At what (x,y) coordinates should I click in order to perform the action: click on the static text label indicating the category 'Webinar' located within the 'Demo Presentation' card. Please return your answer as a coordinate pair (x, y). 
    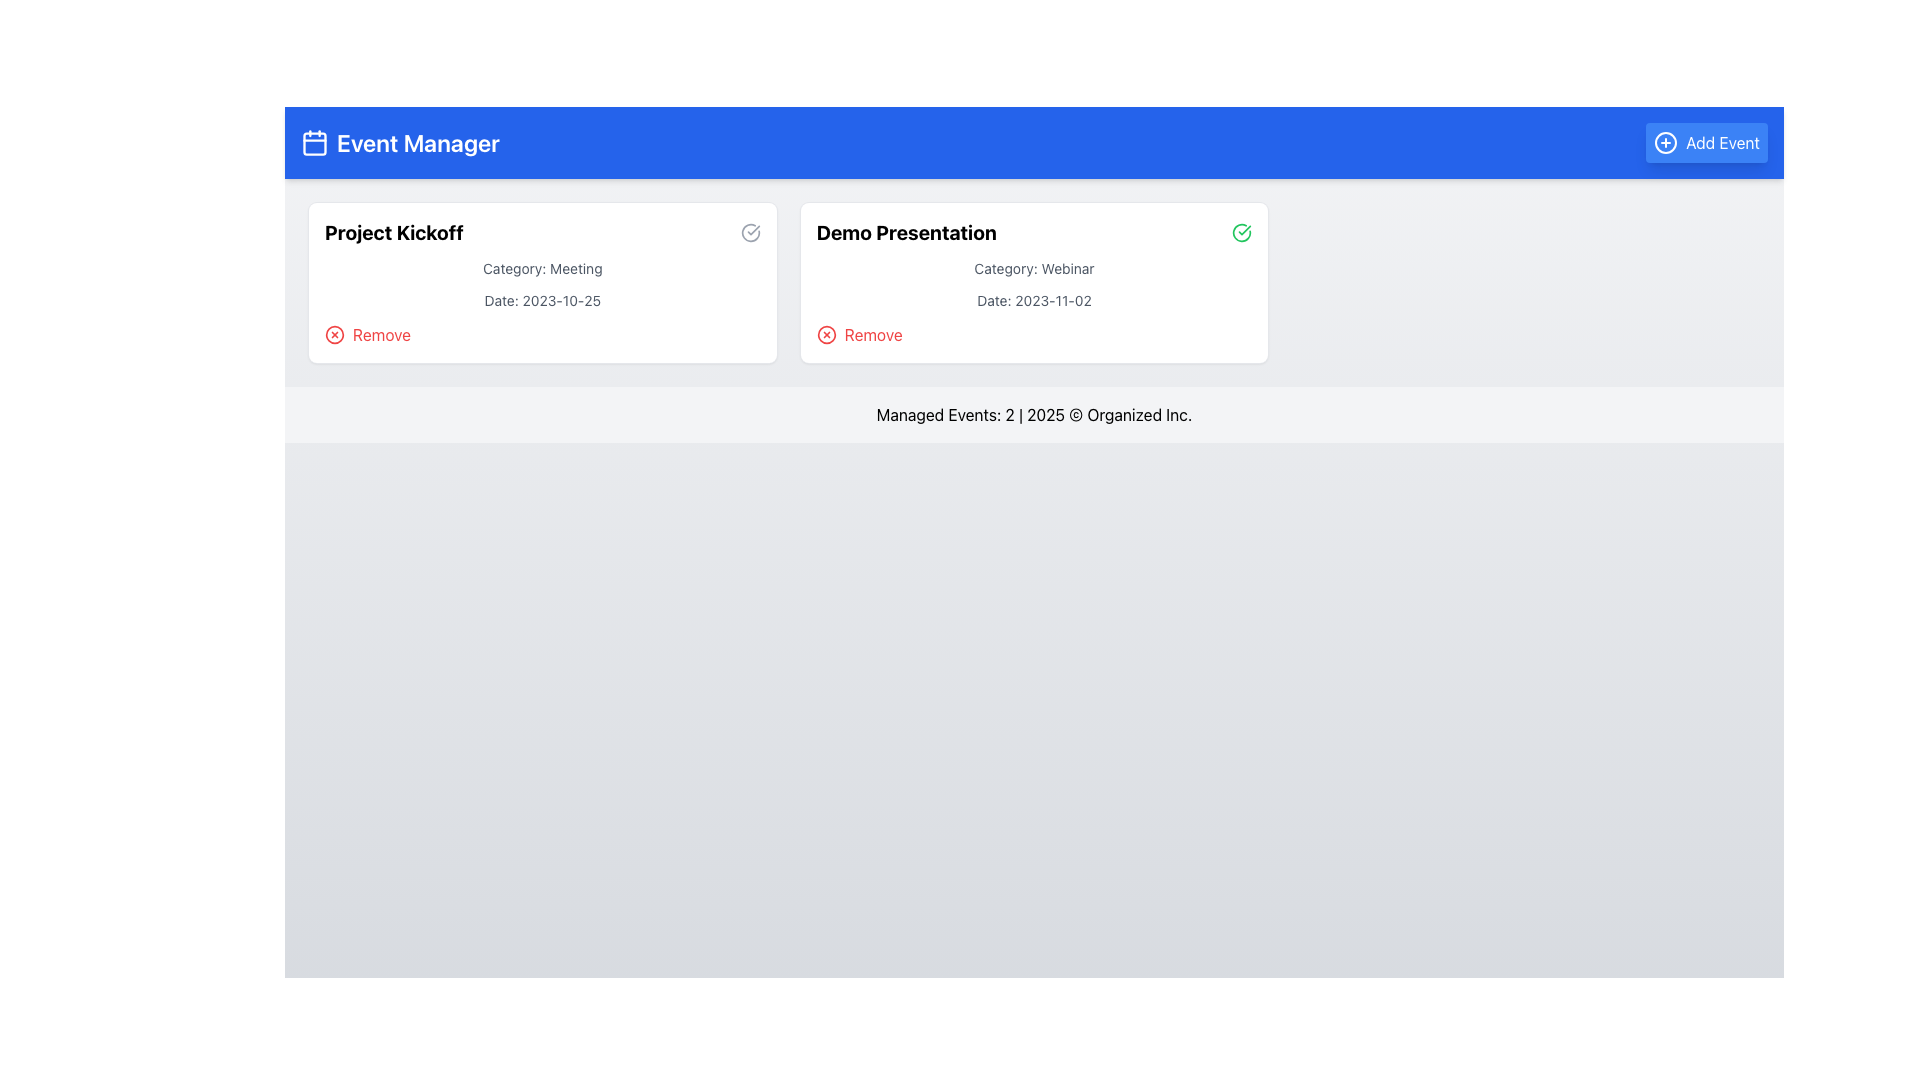
    Looking at the image, I should click on (1034, 268).